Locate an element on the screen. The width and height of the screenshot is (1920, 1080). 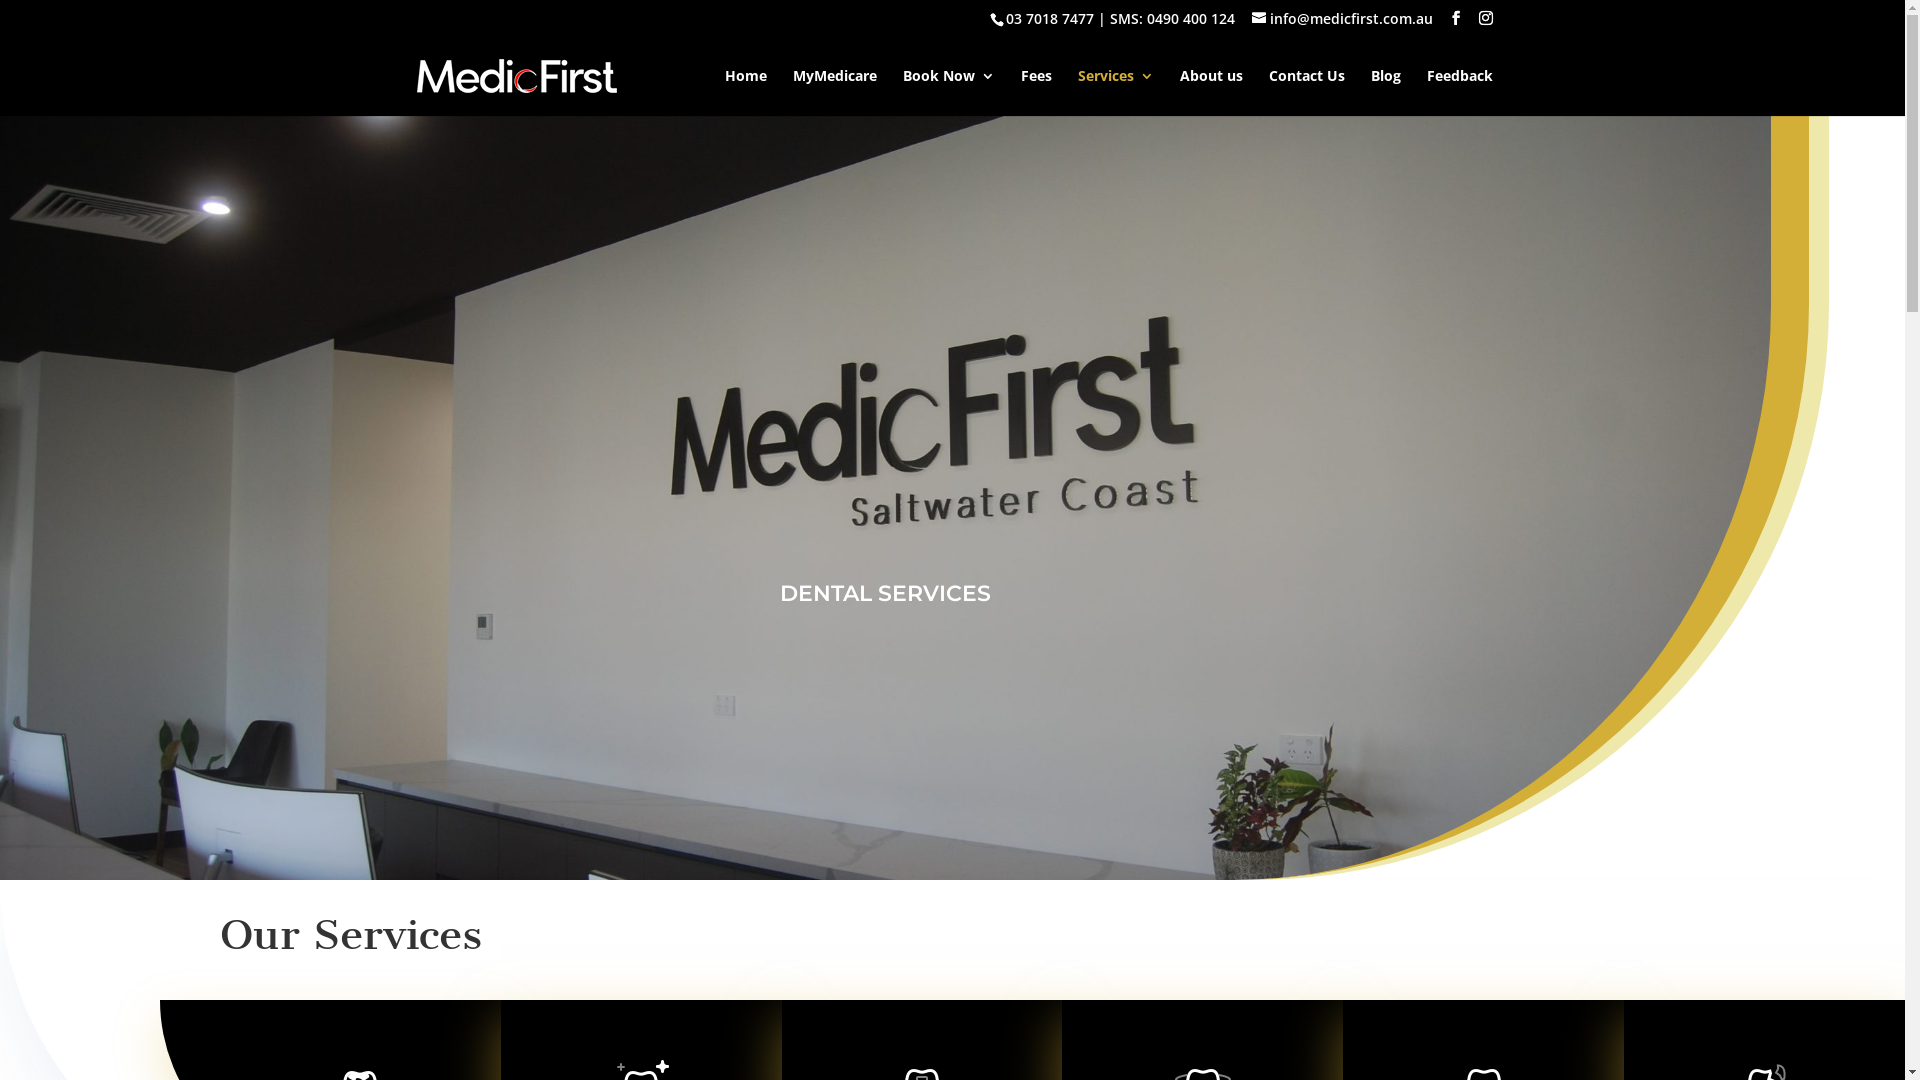
'About us' is located at coordinates (1210, 92).